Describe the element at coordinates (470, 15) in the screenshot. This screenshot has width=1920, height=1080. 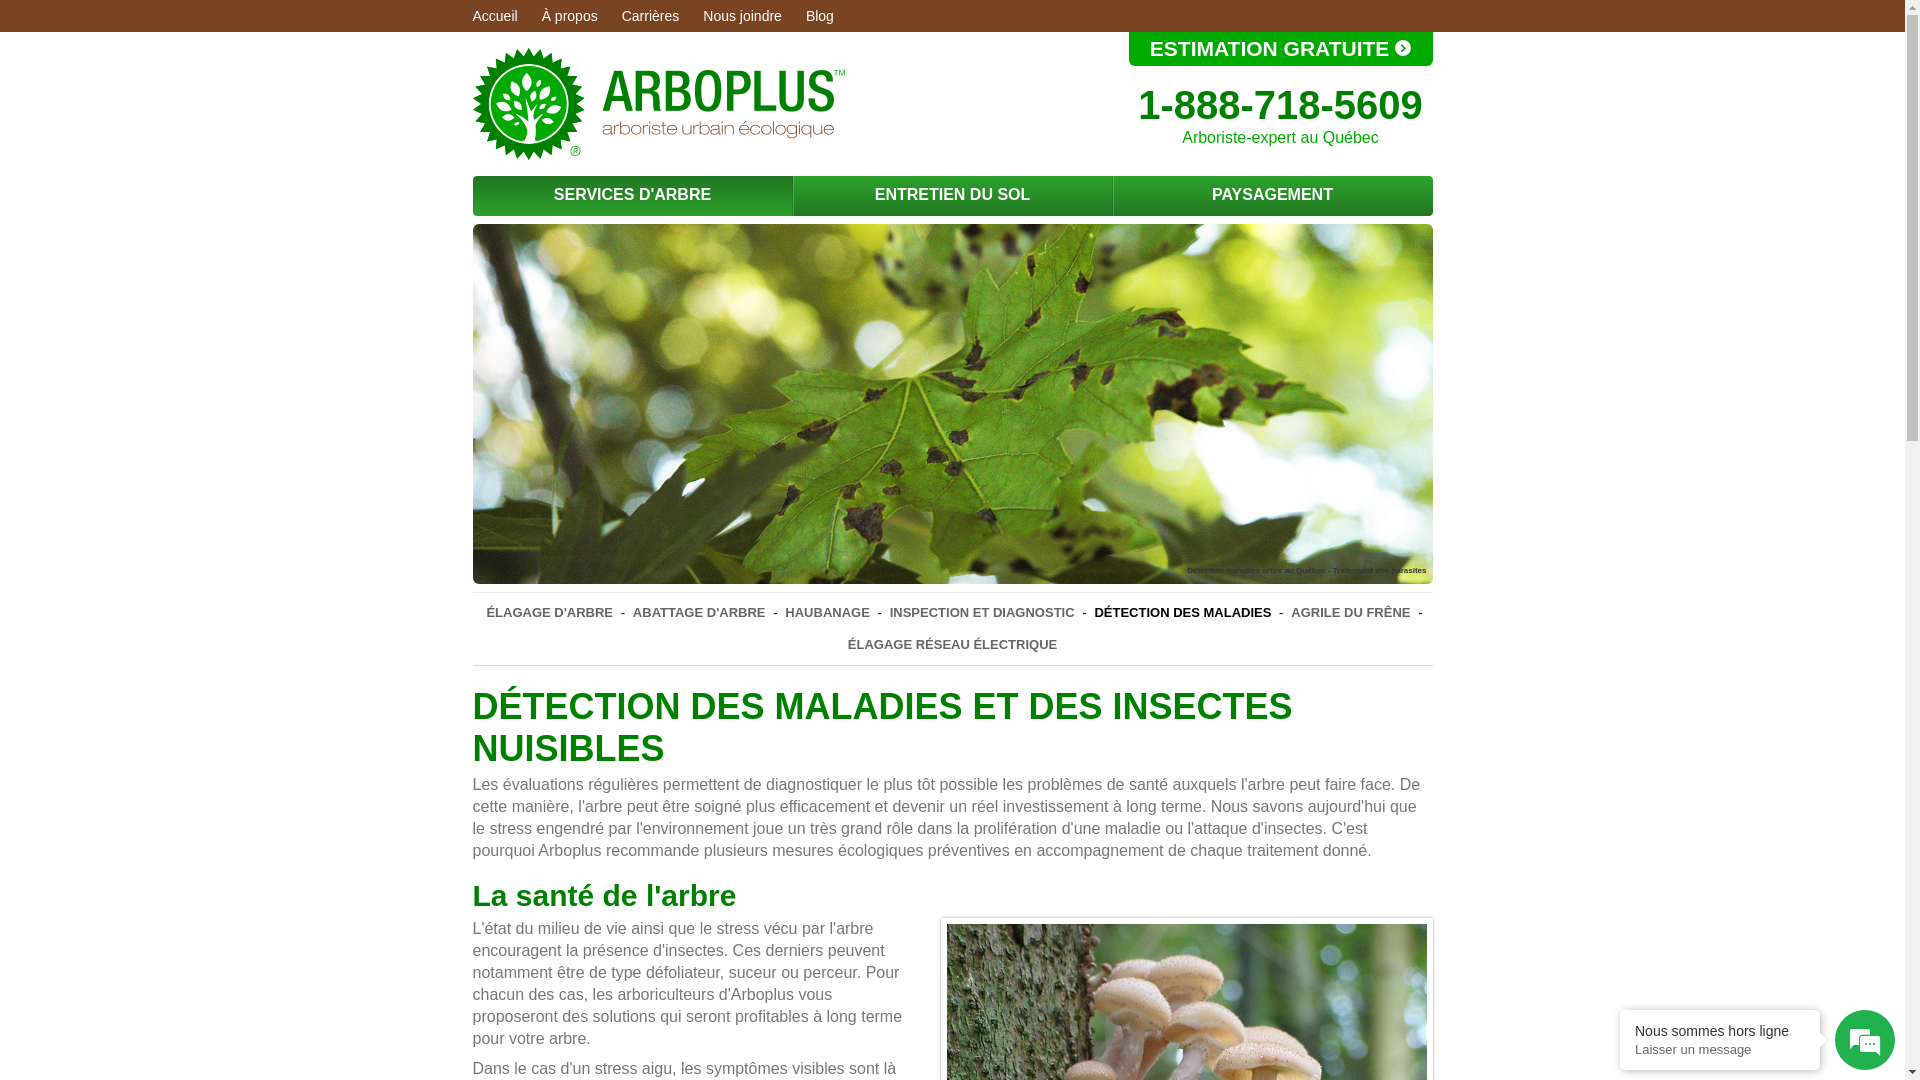
I see `'Accueil'` at that location.